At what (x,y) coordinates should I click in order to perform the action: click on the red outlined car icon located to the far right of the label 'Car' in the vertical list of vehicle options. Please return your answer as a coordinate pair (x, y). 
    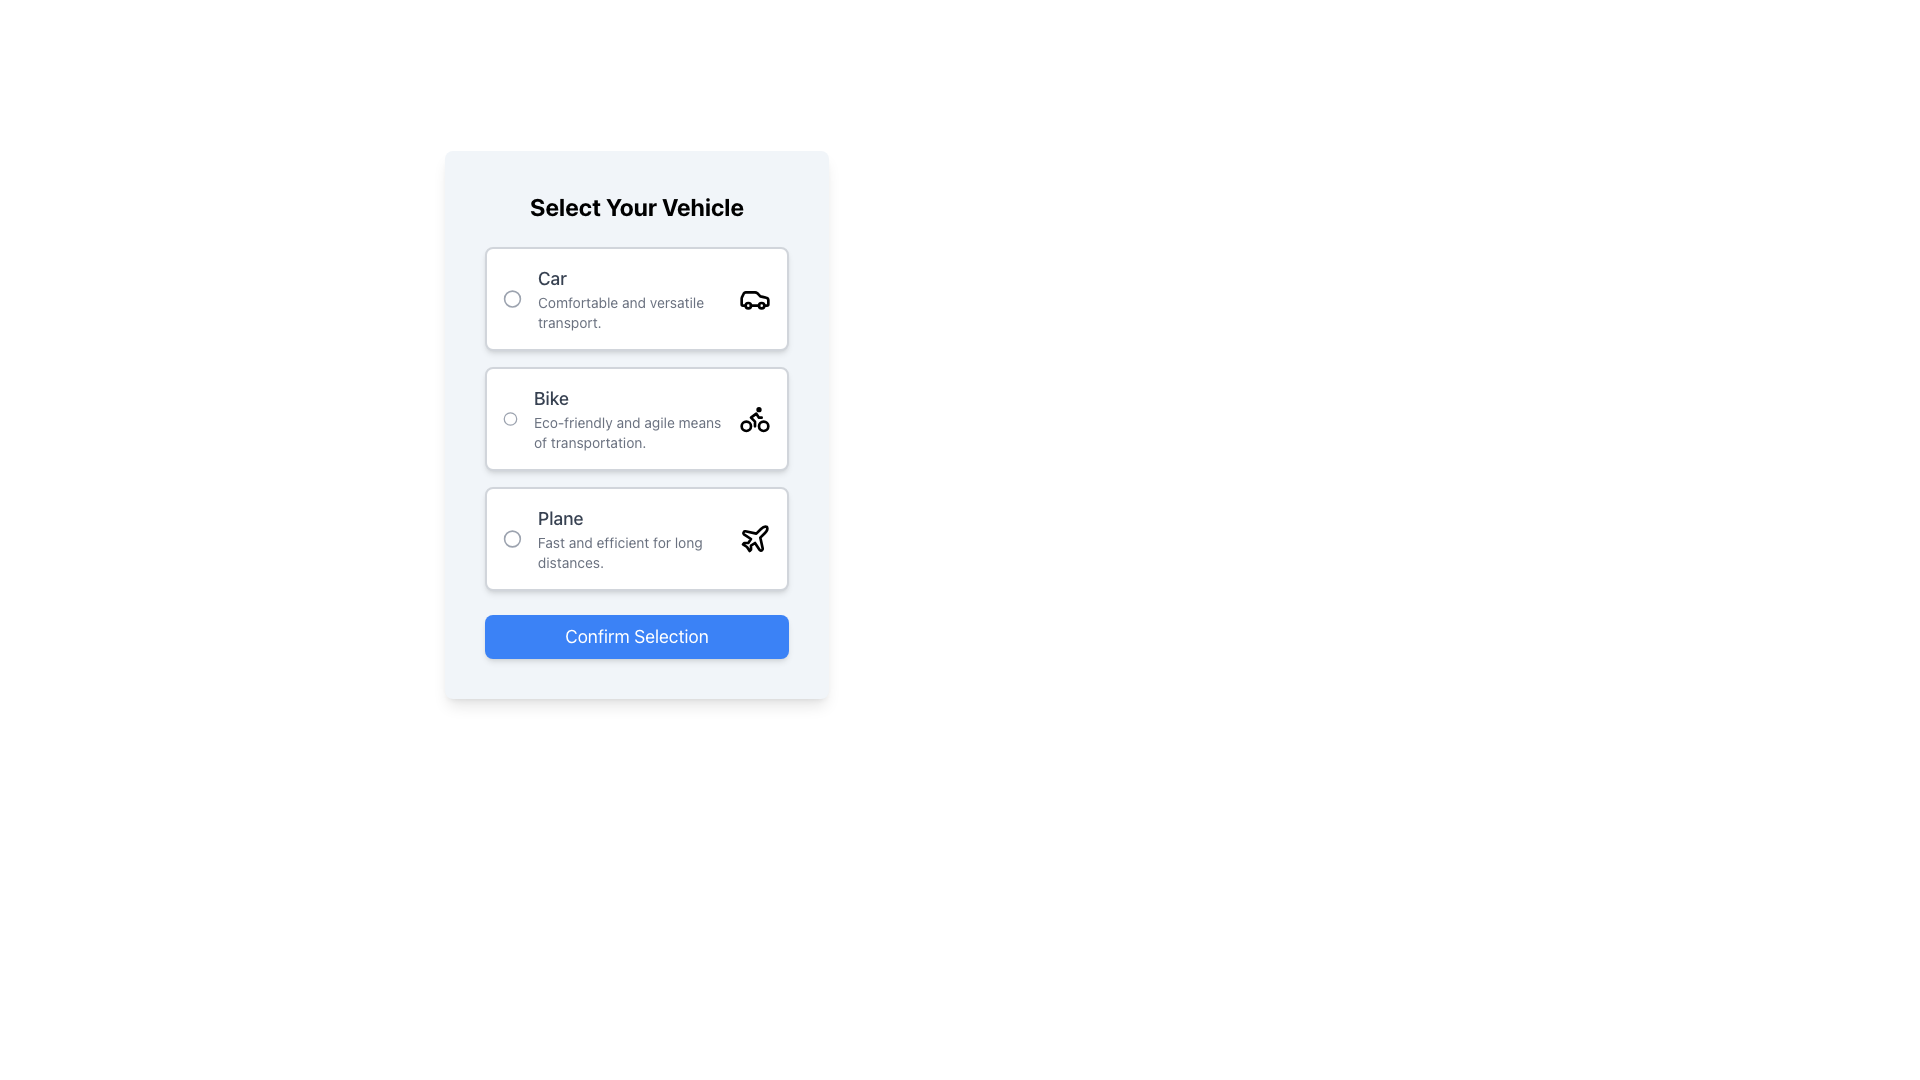
    Looking at the image, I should click on (753, 299).